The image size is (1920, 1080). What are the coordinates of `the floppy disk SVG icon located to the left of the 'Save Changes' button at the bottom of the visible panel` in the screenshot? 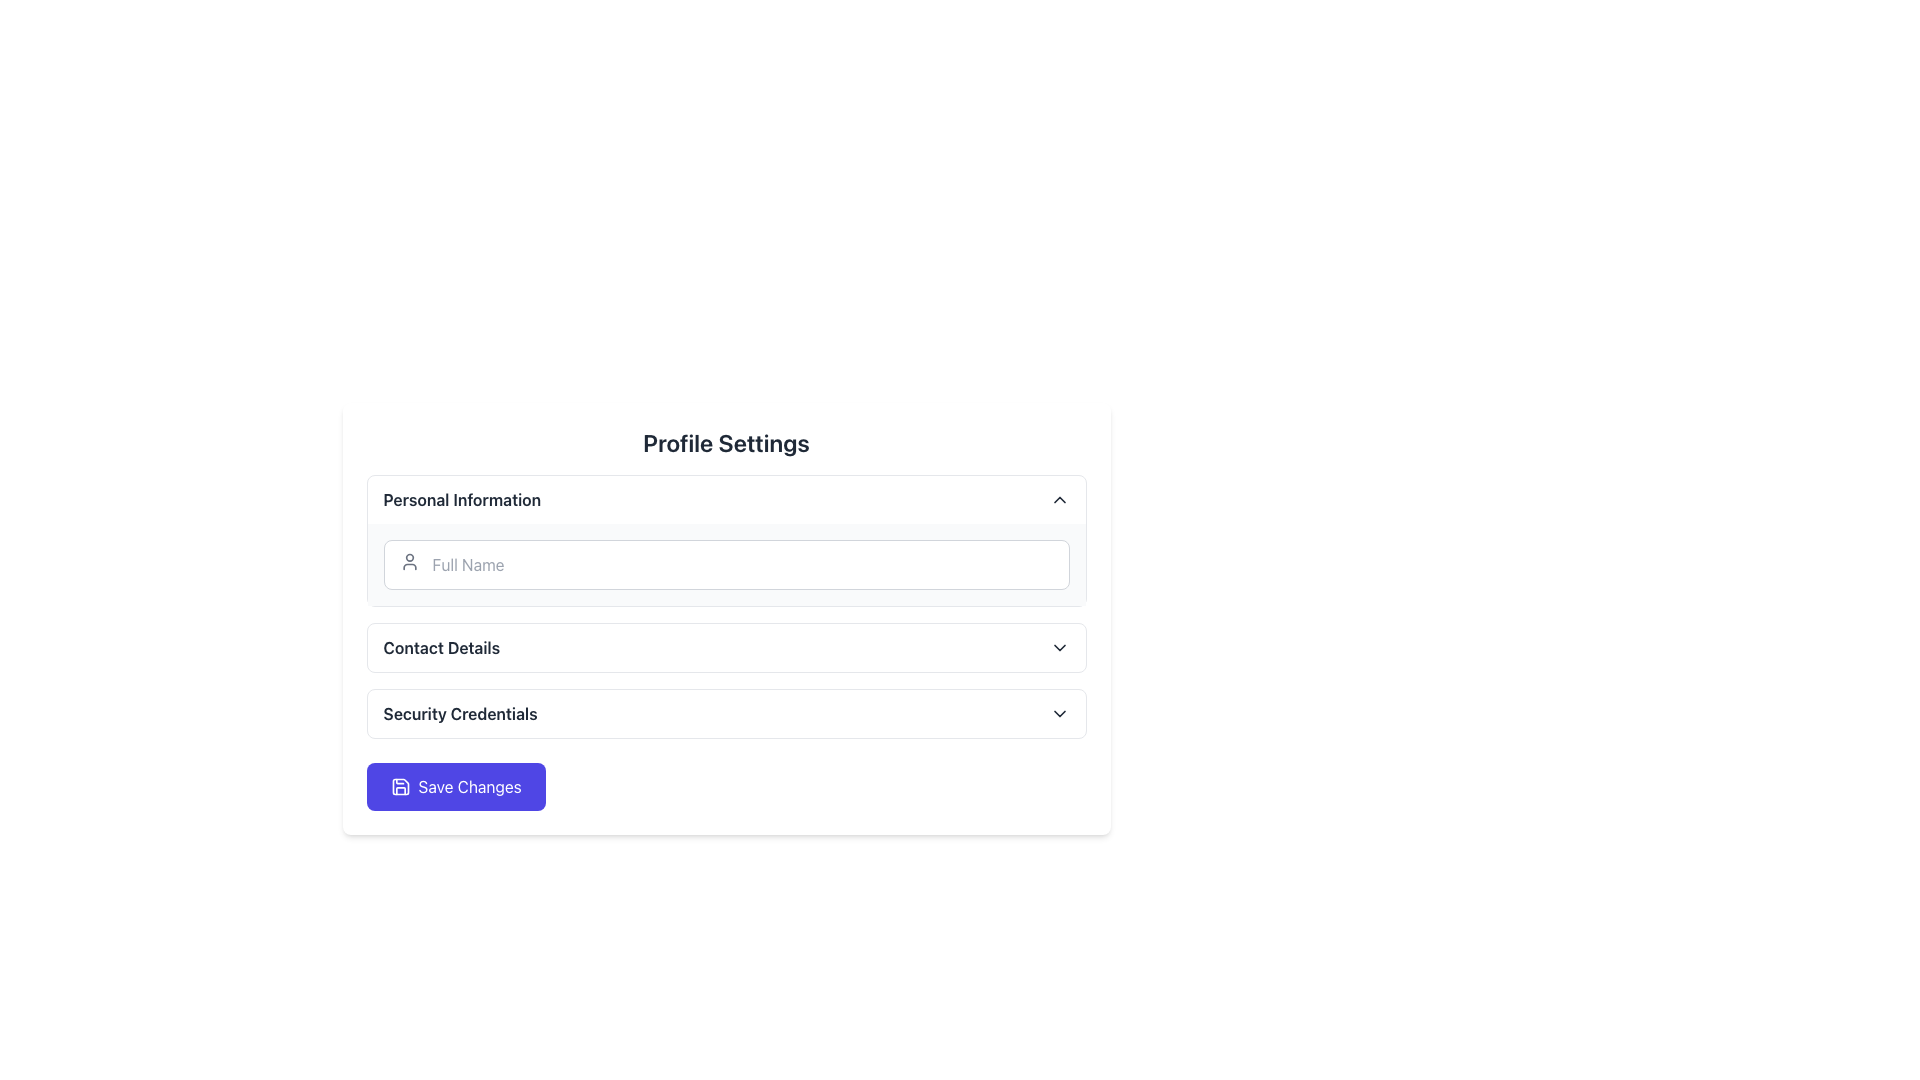 It's located at (400, 785).